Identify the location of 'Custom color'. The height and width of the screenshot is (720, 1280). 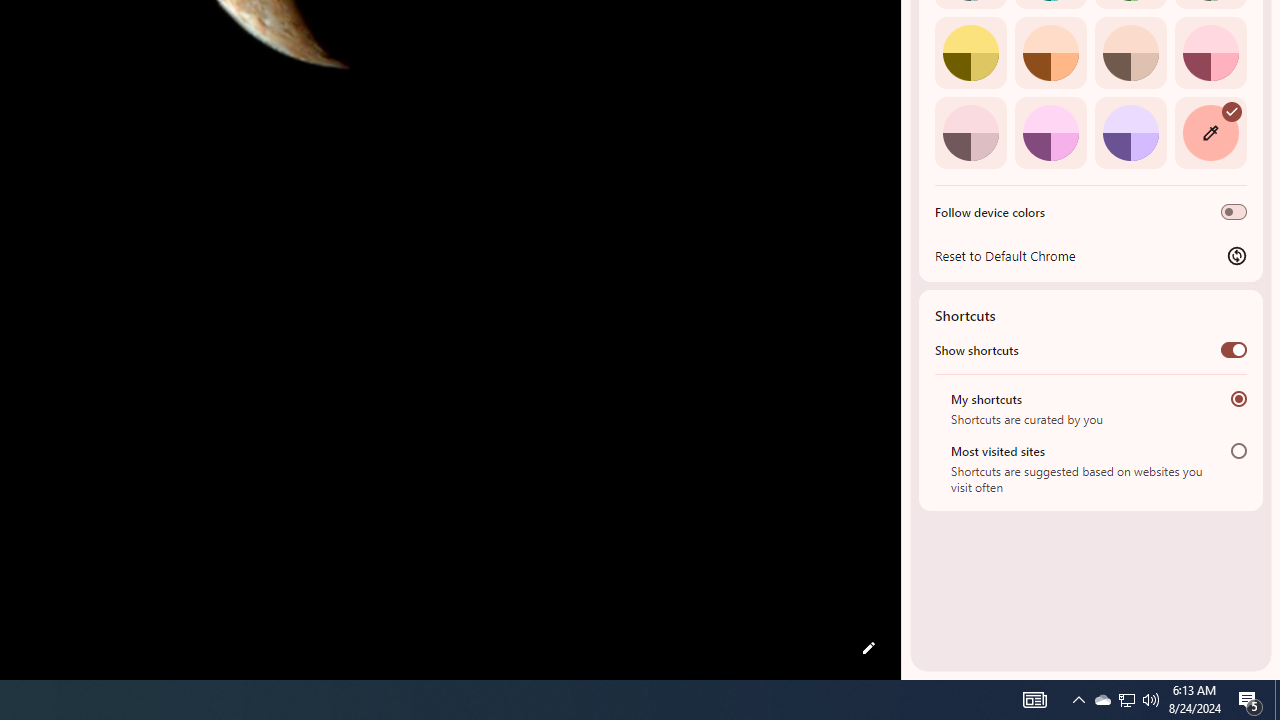
(1209, 132).